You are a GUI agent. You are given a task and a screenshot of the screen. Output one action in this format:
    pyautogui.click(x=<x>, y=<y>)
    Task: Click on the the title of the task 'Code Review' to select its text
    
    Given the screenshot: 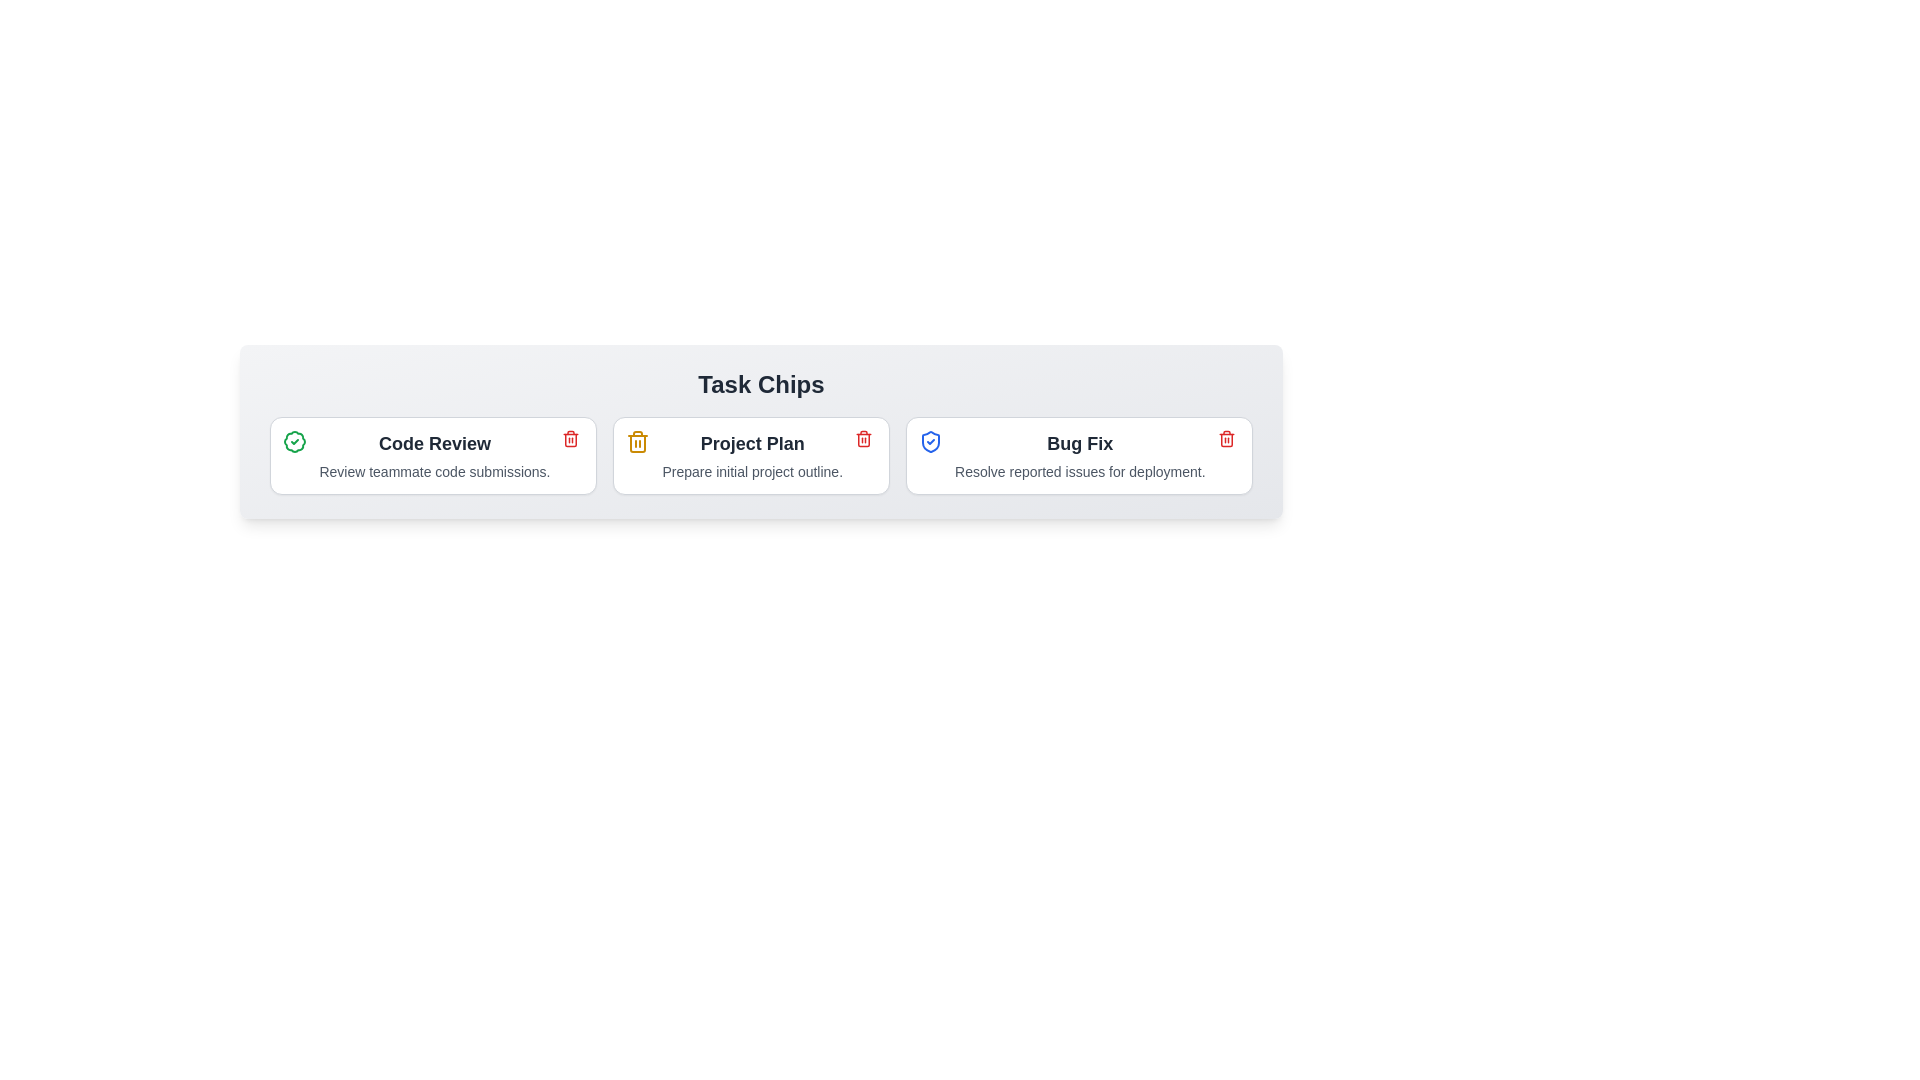 What is the action you would take?
    pyautogui.click(x=433, y=442)
    